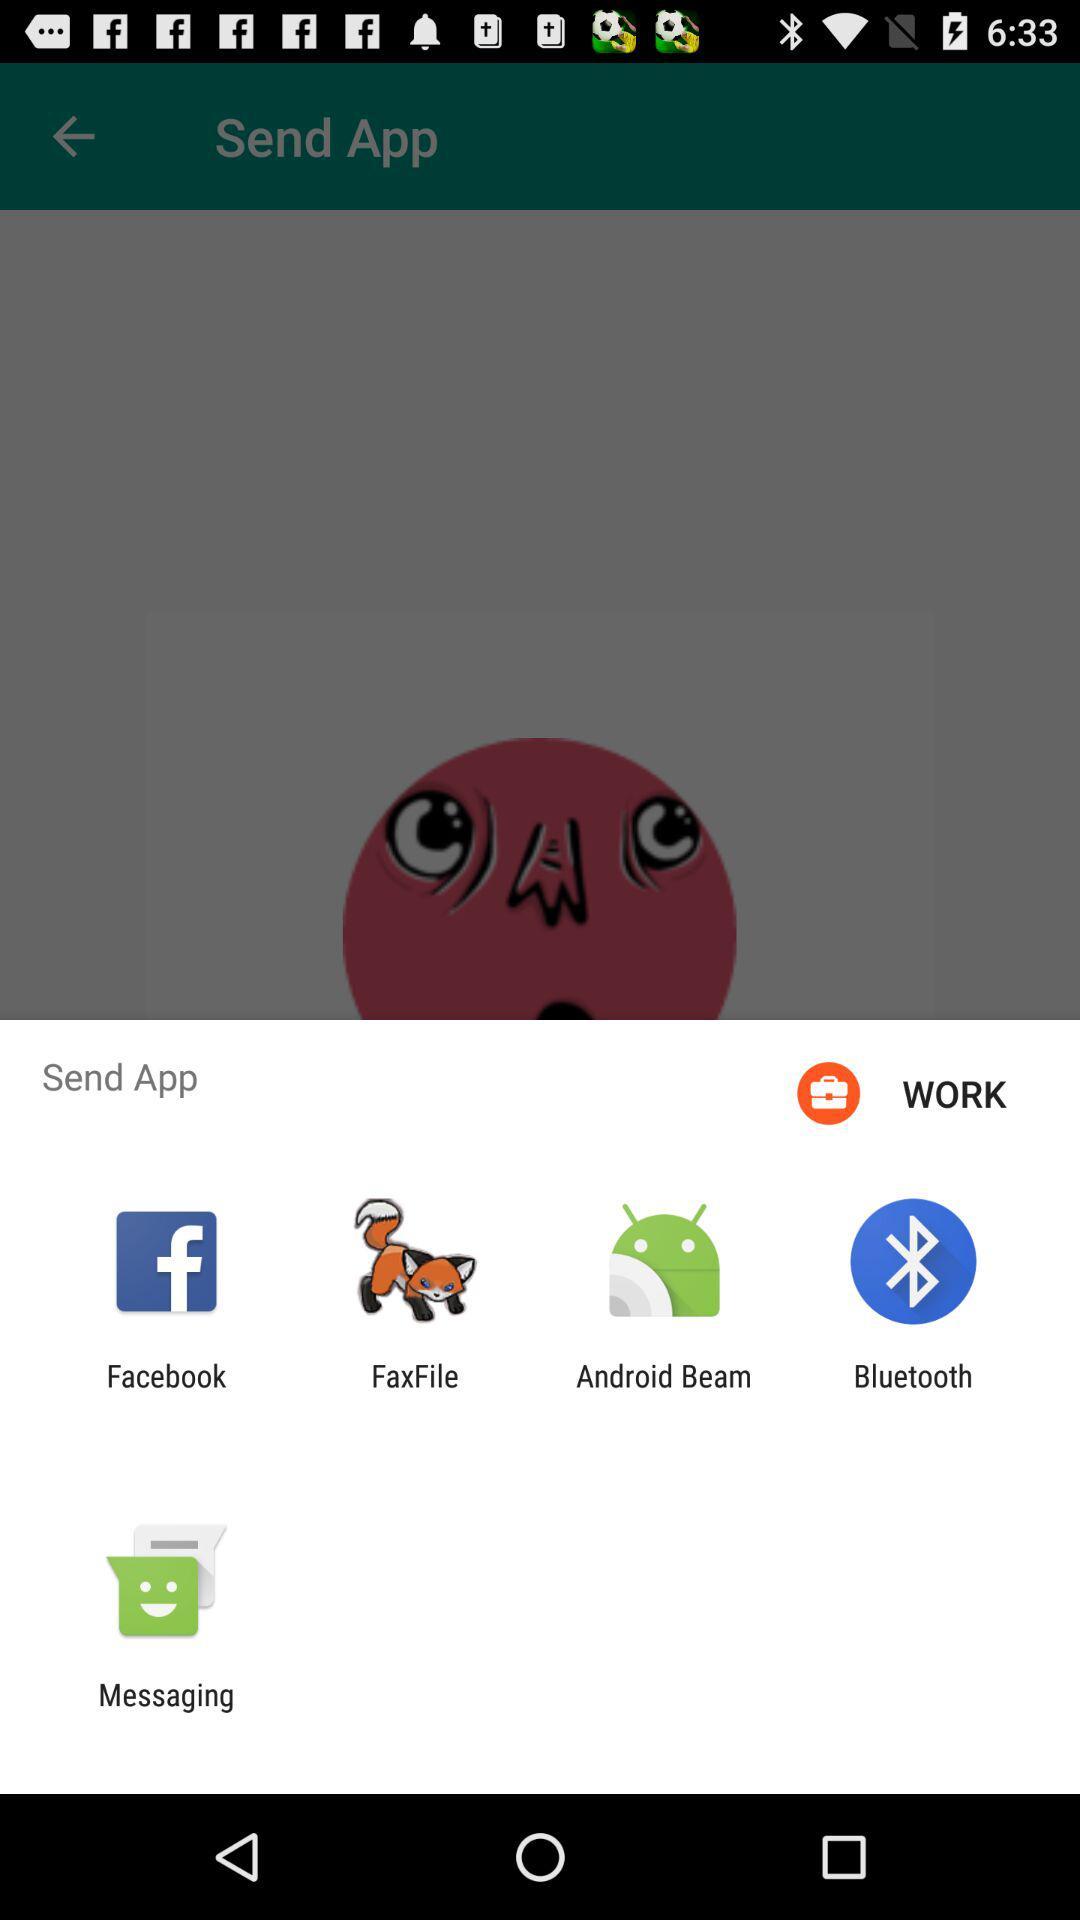  What do you see at coordinates (913, 1392) in the screenshot?
I see `the item next to the android beam icon` at bounding box center [913, 1392].